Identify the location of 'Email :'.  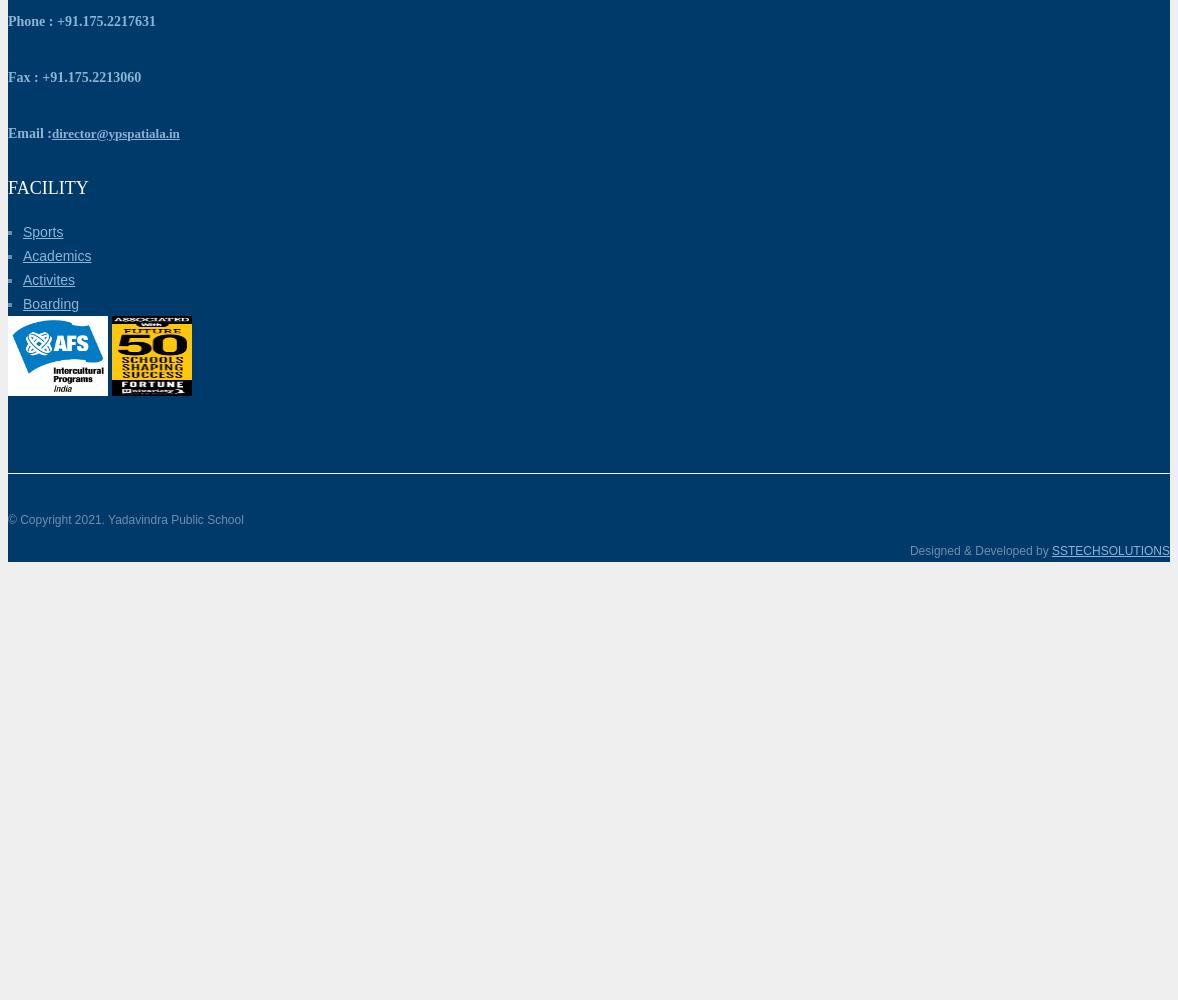
(28, 132).